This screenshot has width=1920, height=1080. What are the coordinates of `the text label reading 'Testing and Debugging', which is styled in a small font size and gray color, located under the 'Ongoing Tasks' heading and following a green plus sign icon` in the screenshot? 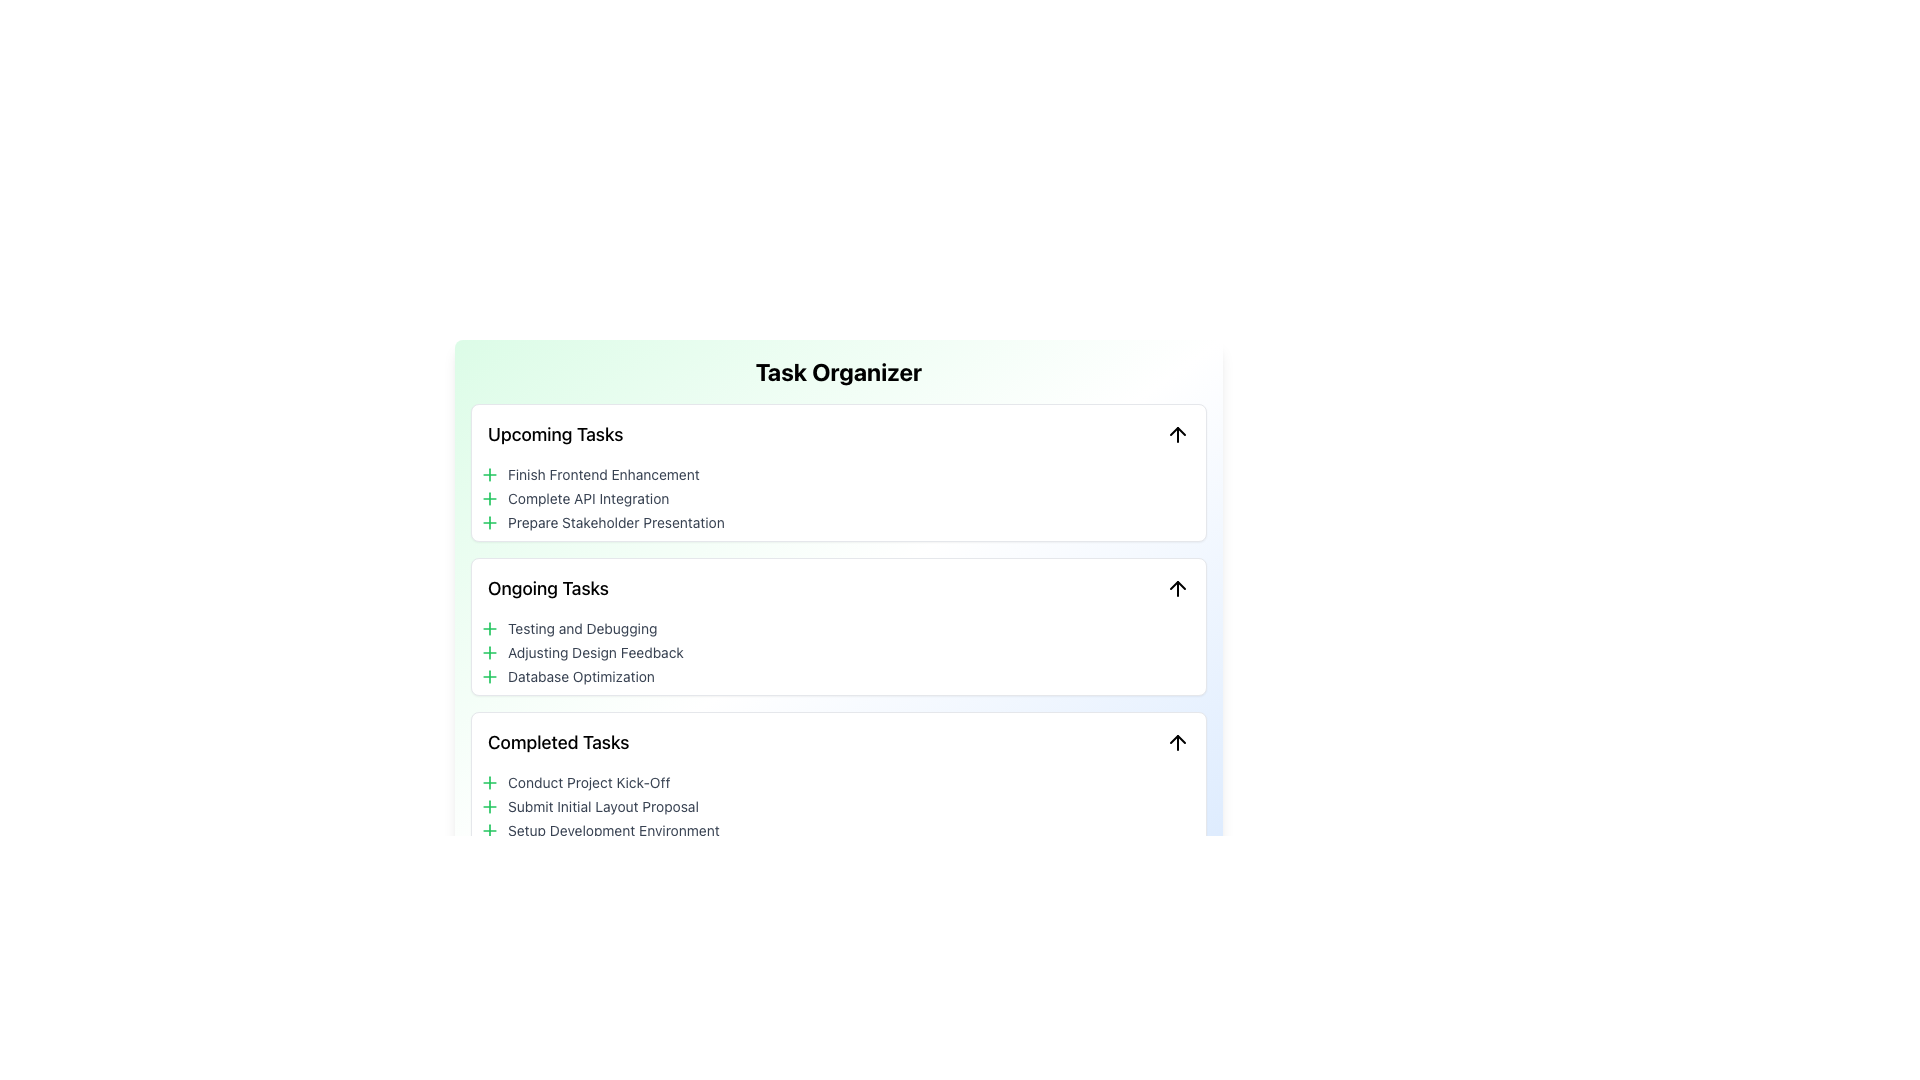 It's located at (581, 627).